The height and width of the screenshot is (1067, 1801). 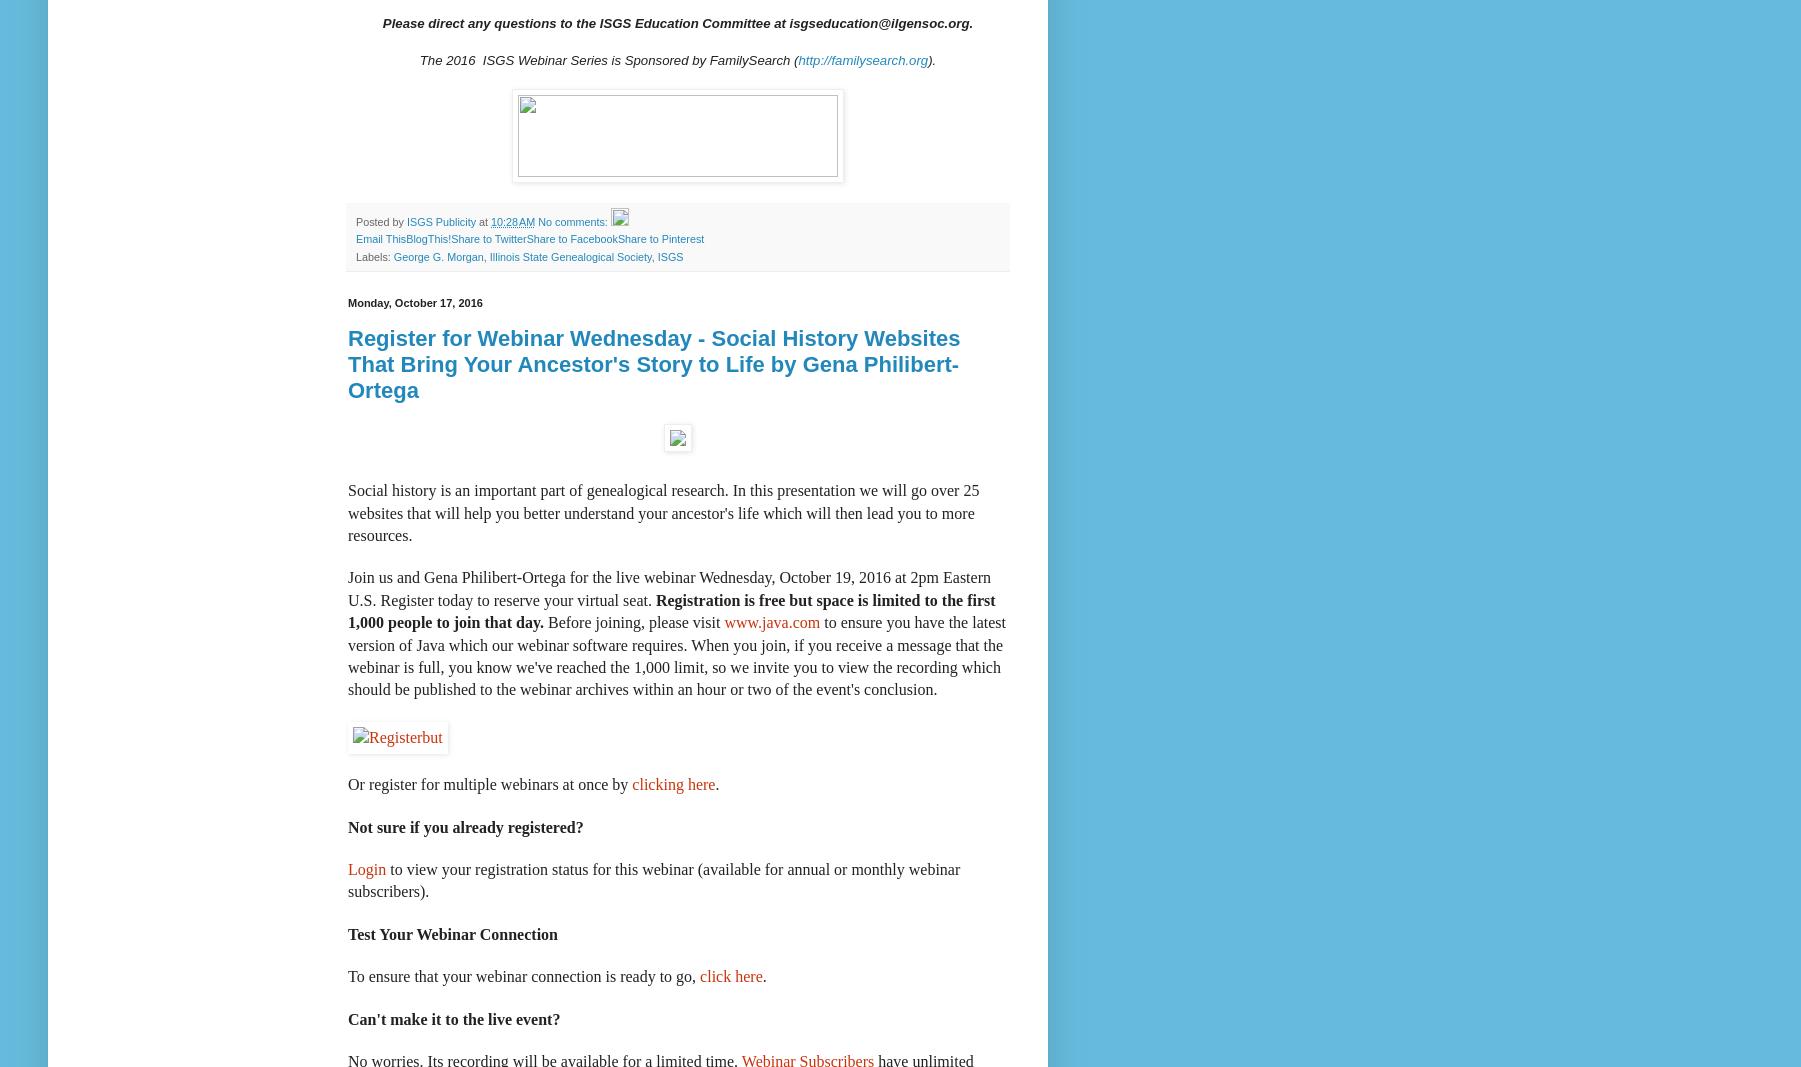 What do you see at coordinates (489, 222) in the screenshot?
I see `'10:28 AM'` at bounding box center [489, 222].